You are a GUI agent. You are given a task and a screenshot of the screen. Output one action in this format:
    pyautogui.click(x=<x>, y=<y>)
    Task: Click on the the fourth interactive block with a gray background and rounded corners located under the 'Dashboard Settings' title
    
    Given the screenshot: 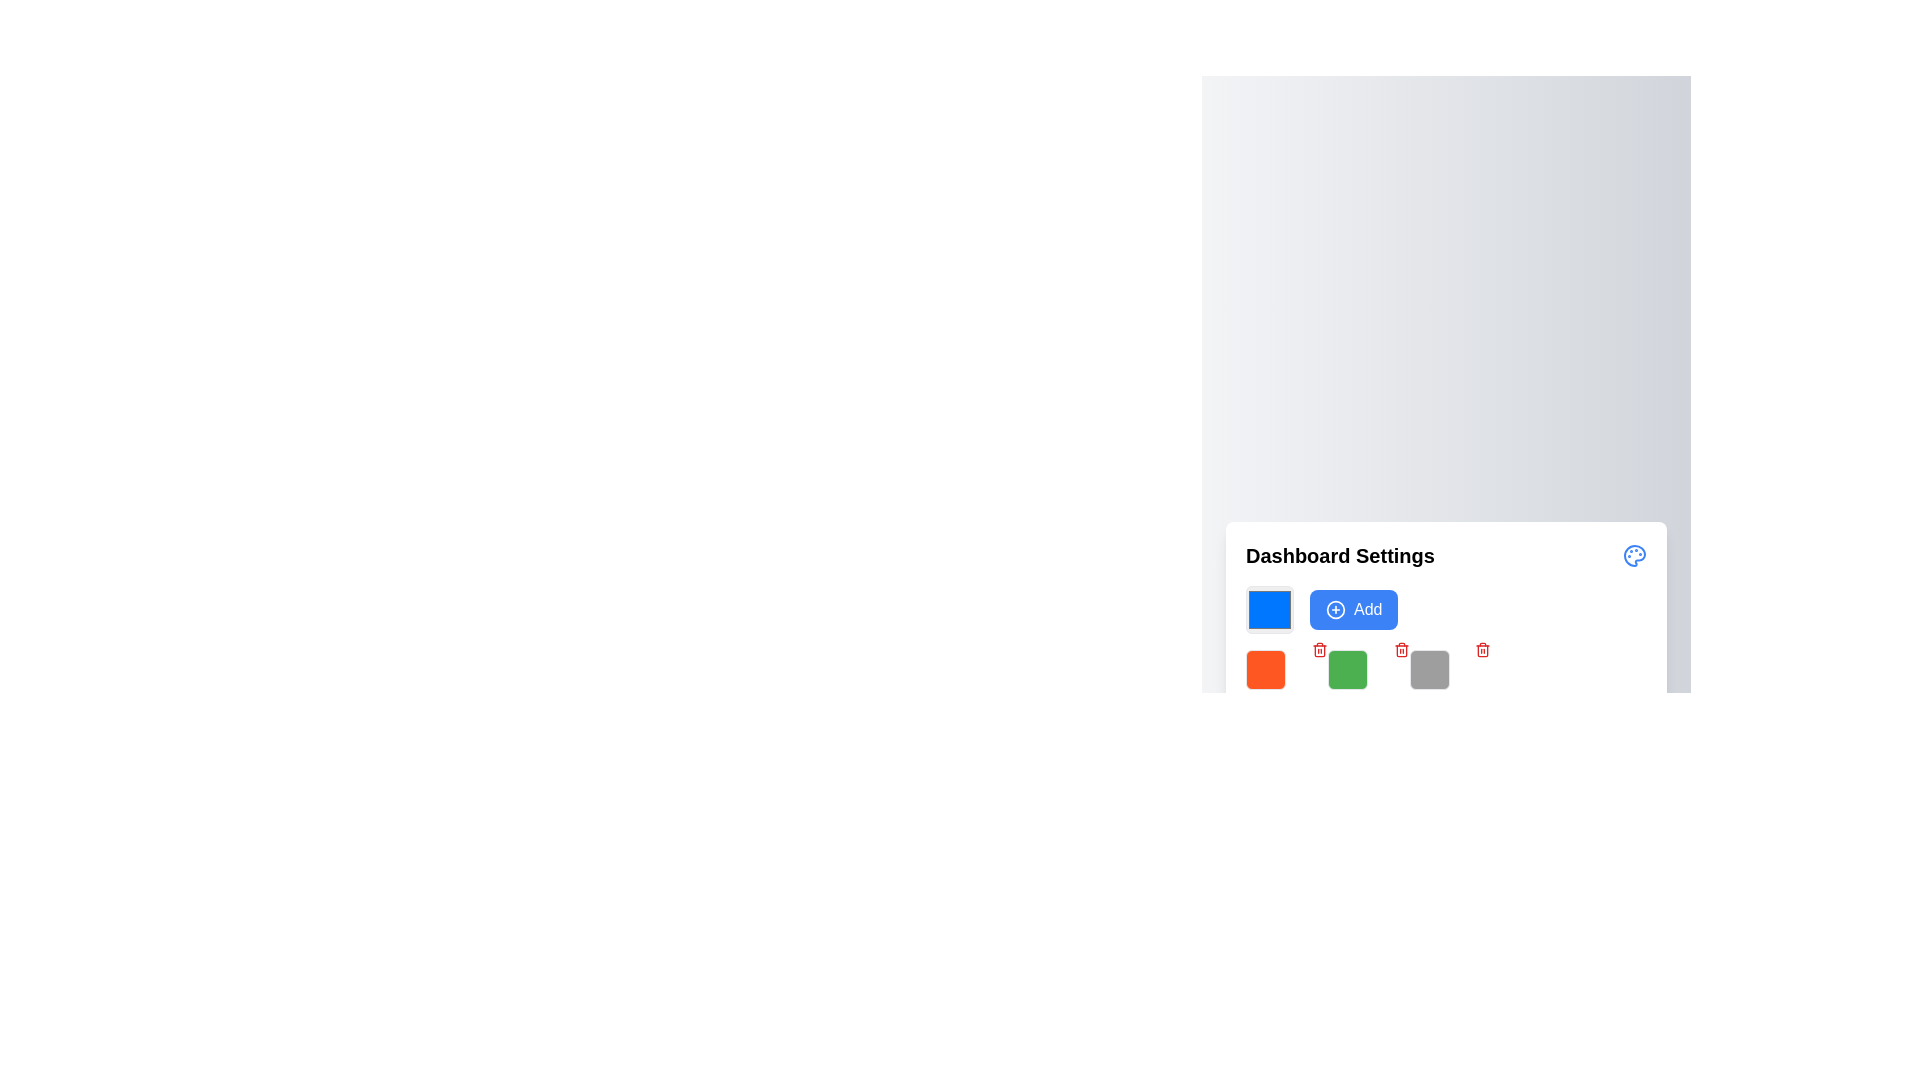 What is the action you would take?
    pyautogui.click(x=1446, y=670)
    